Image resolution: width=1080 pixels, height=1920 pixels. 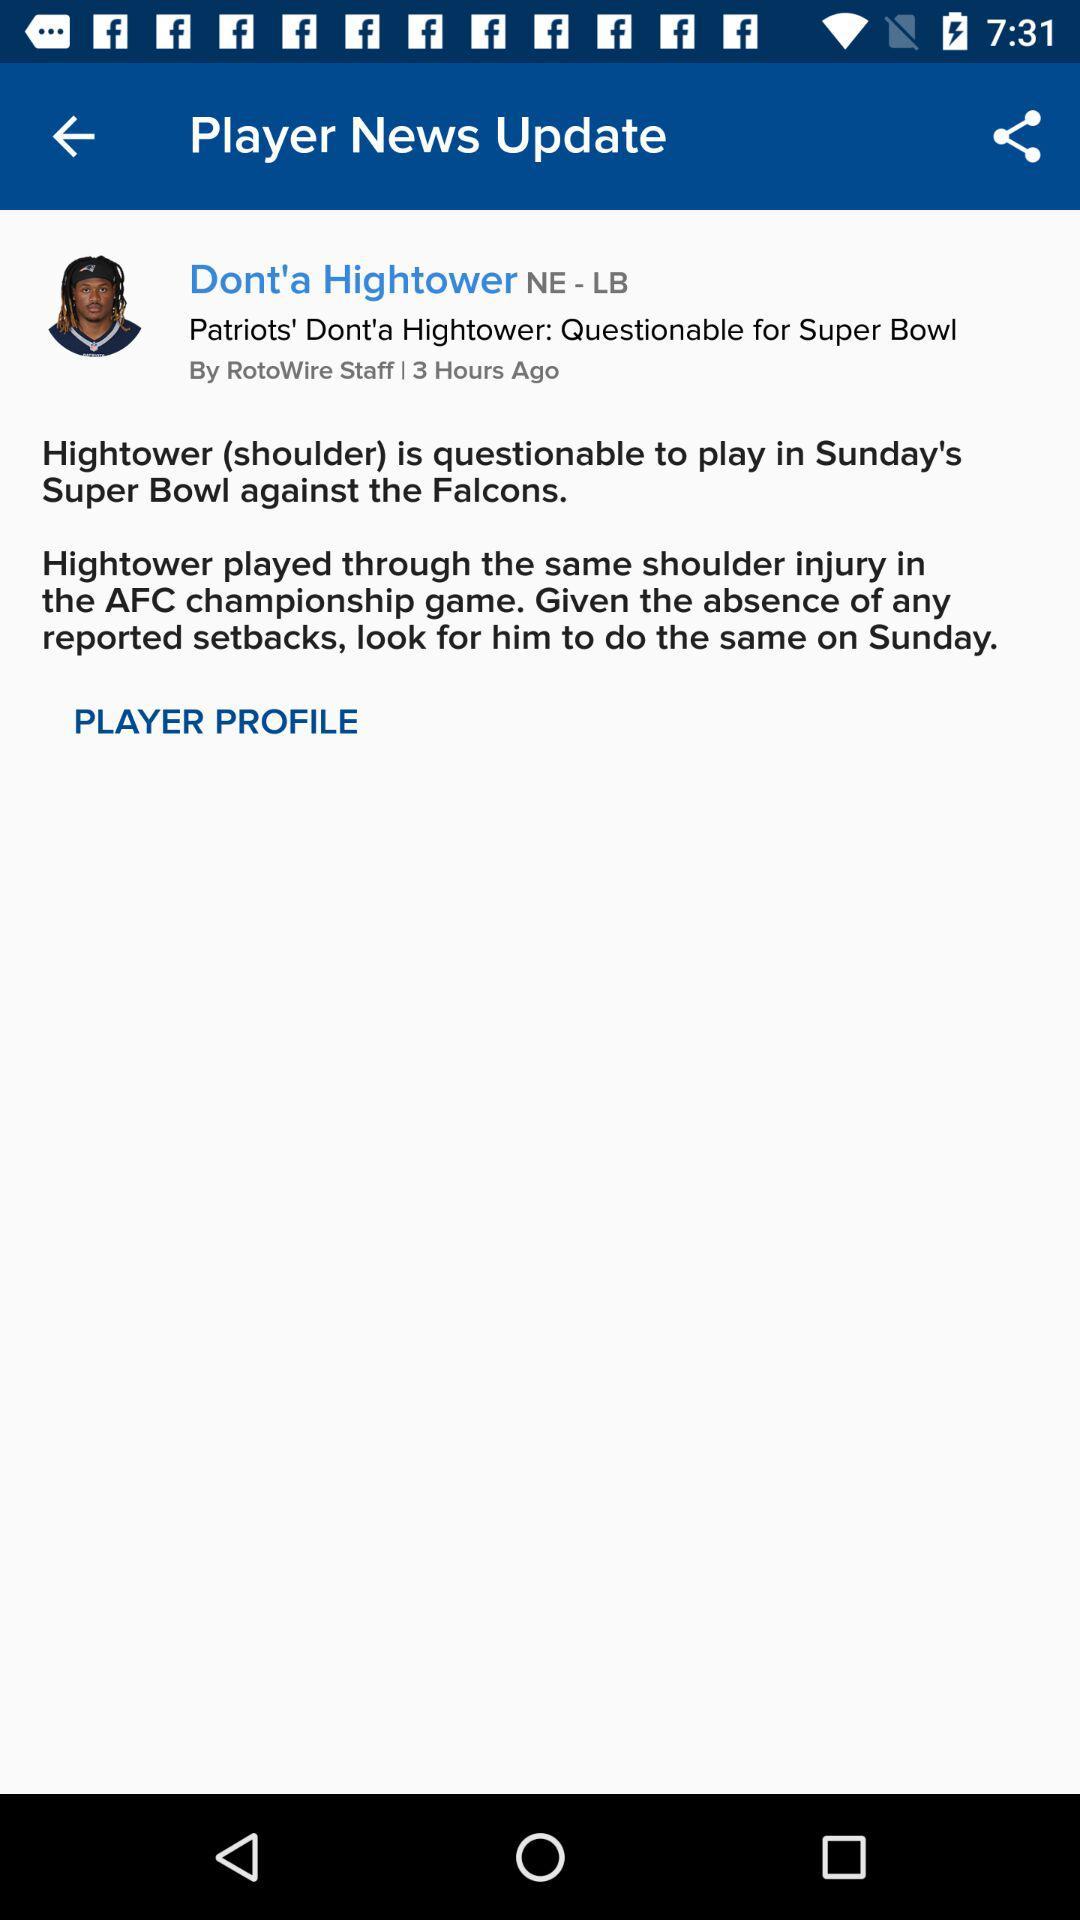 I want to click on the item above player profile icon, so click(x=540, y=545).